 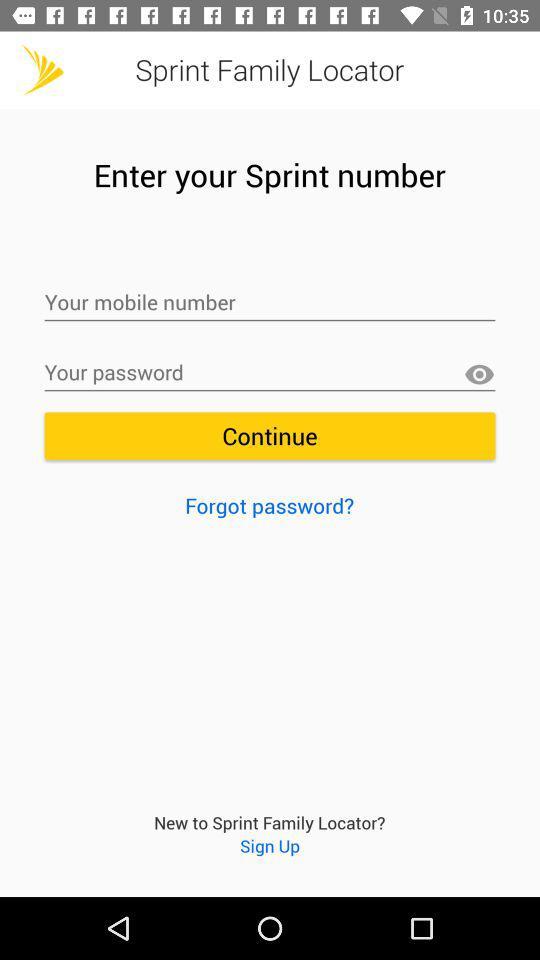 I want to click on the continue icon, so click(x=270, y=436).